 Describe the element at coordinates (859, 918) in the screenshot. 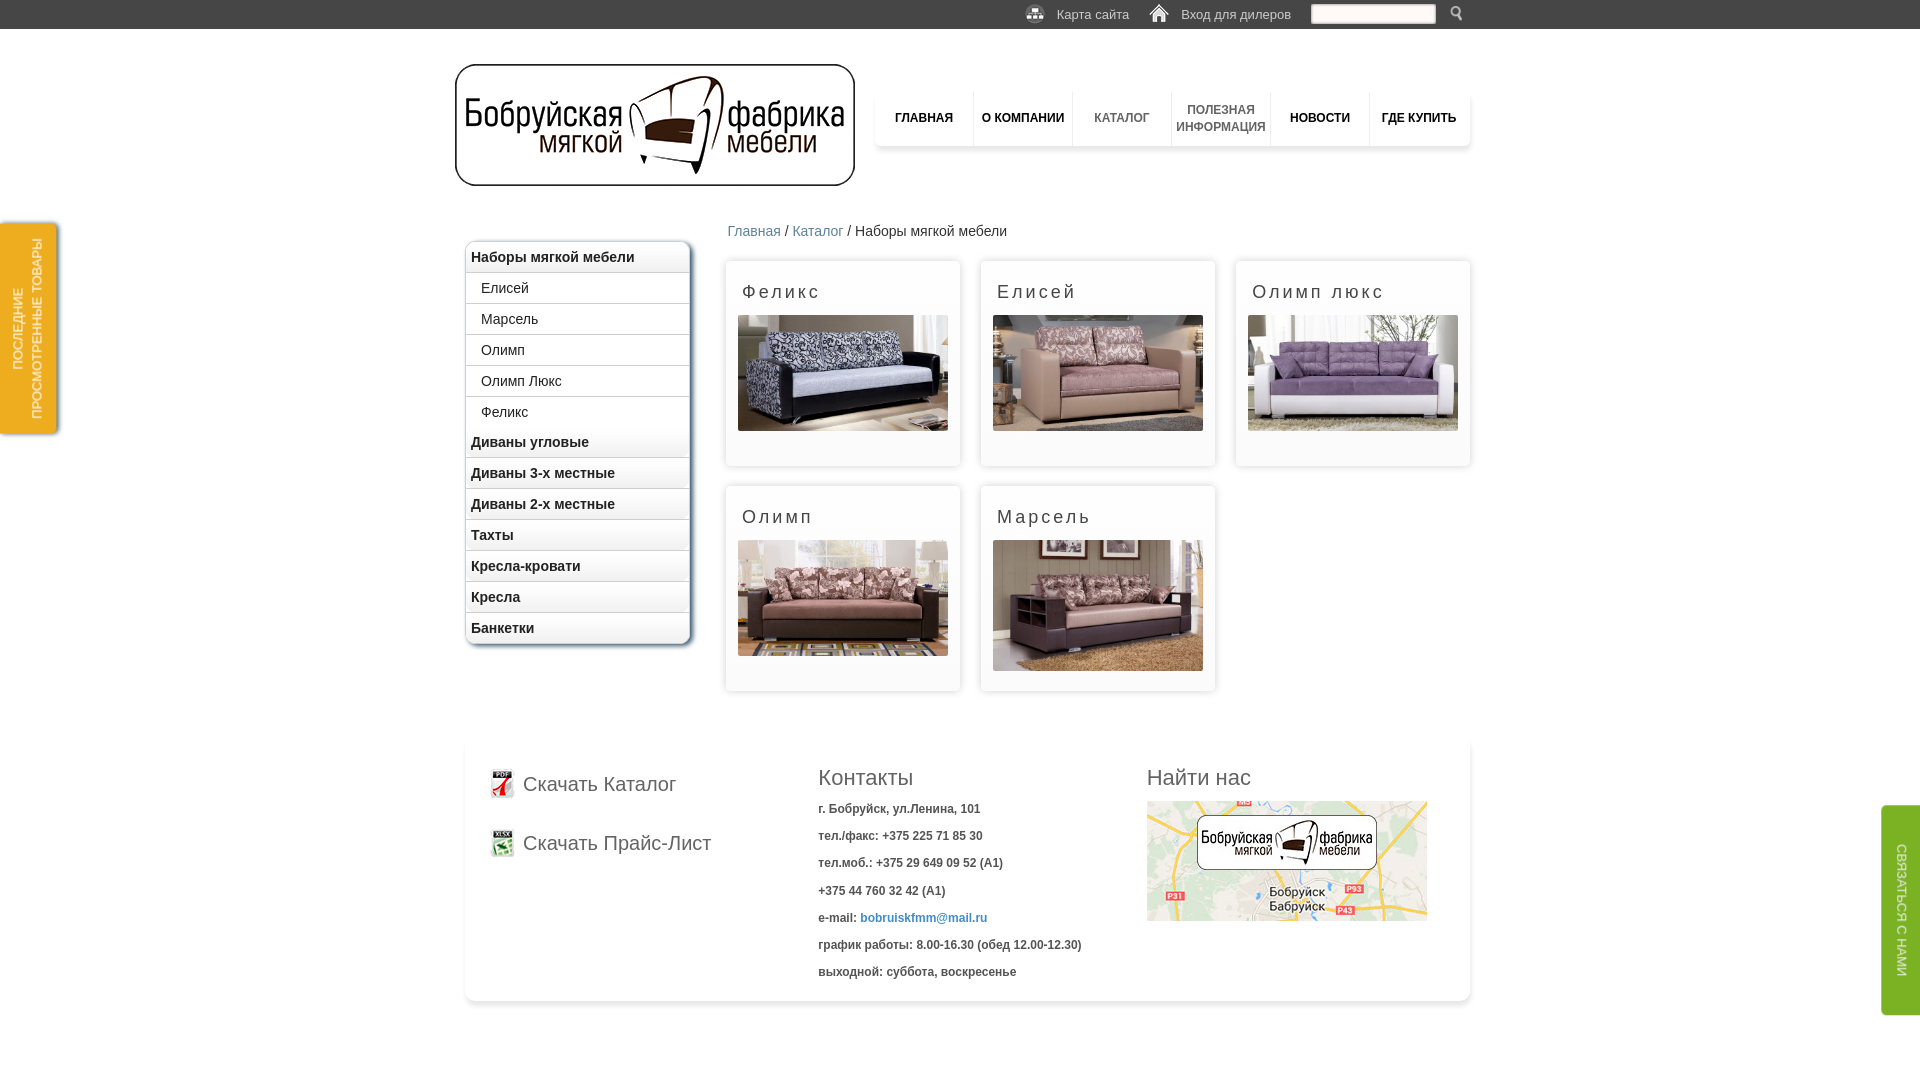

I see `'bobruiskfmm@mail.ru'` at that location.